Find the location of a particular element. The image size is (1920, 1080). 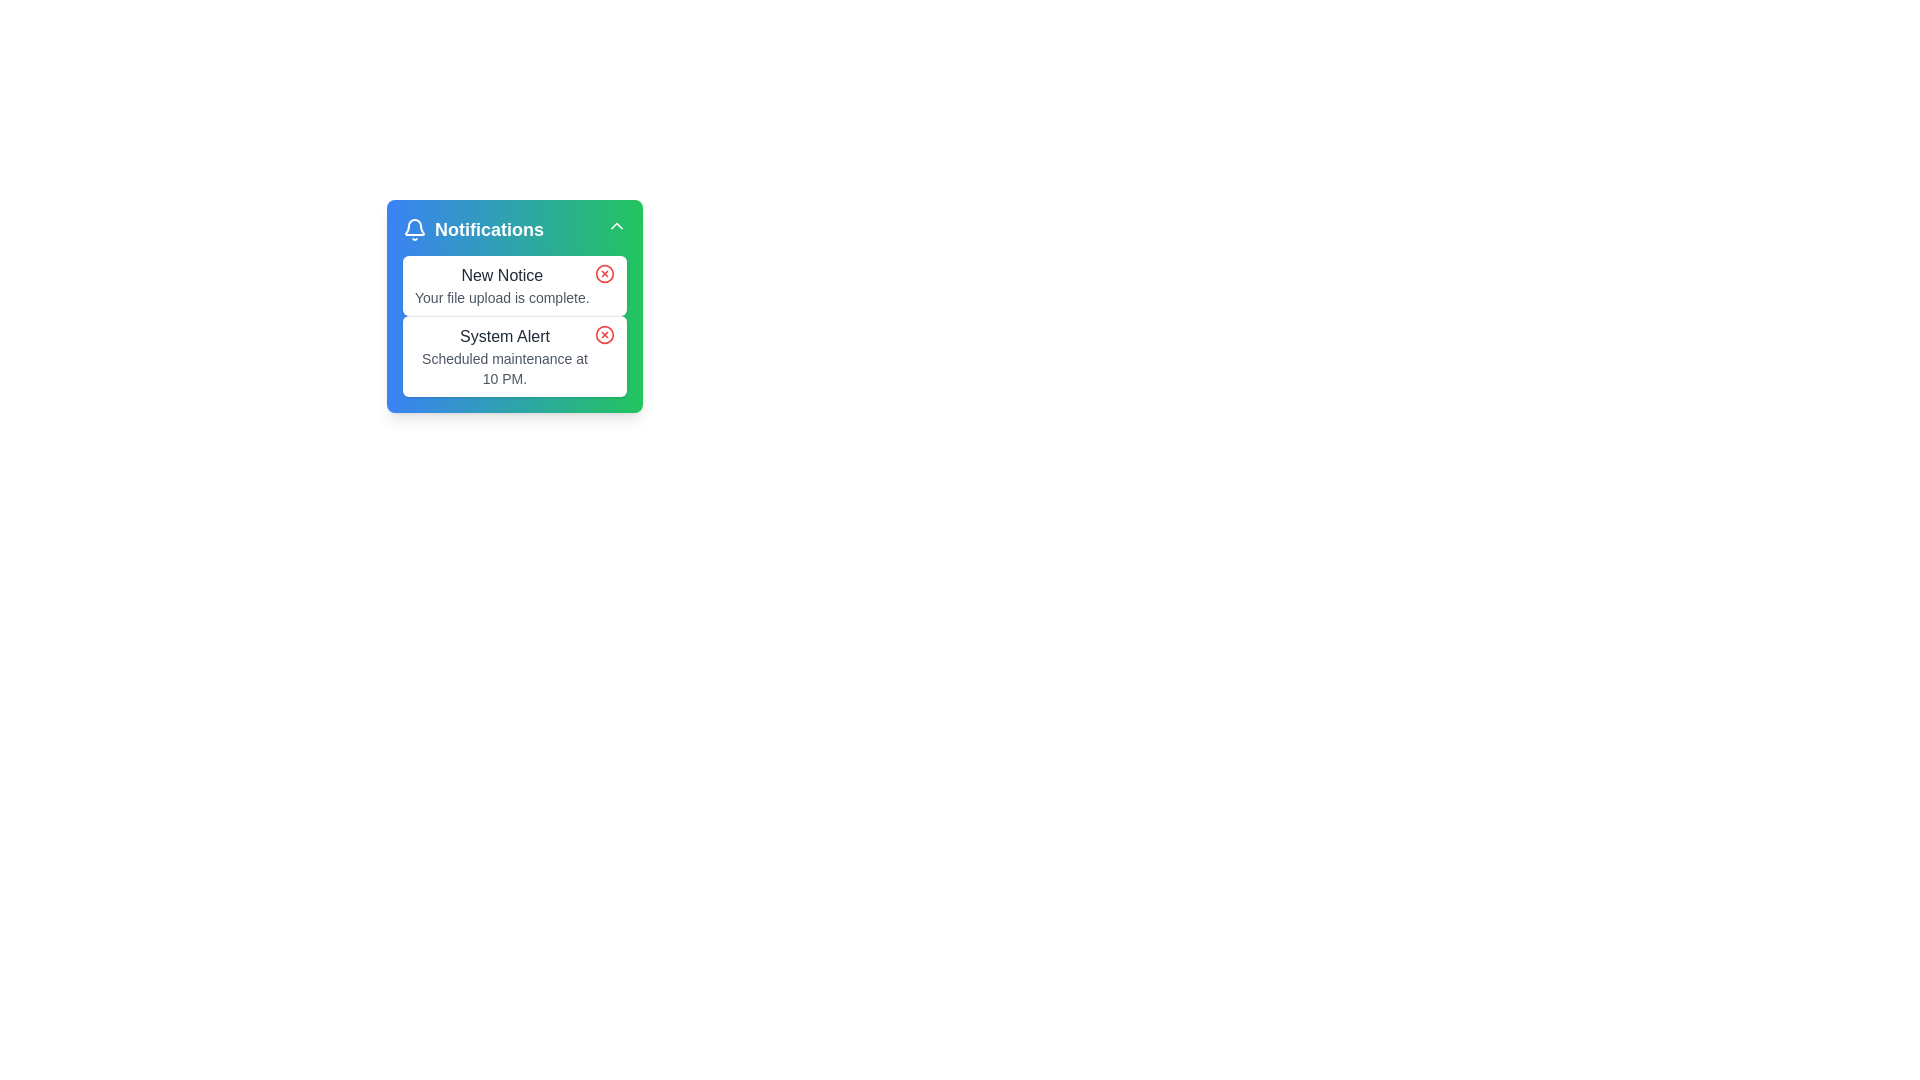

notification message from the Notification card located in the notification panel, which is the first item in the vertically stacked list of notifications is located at coordinates (514, 285).